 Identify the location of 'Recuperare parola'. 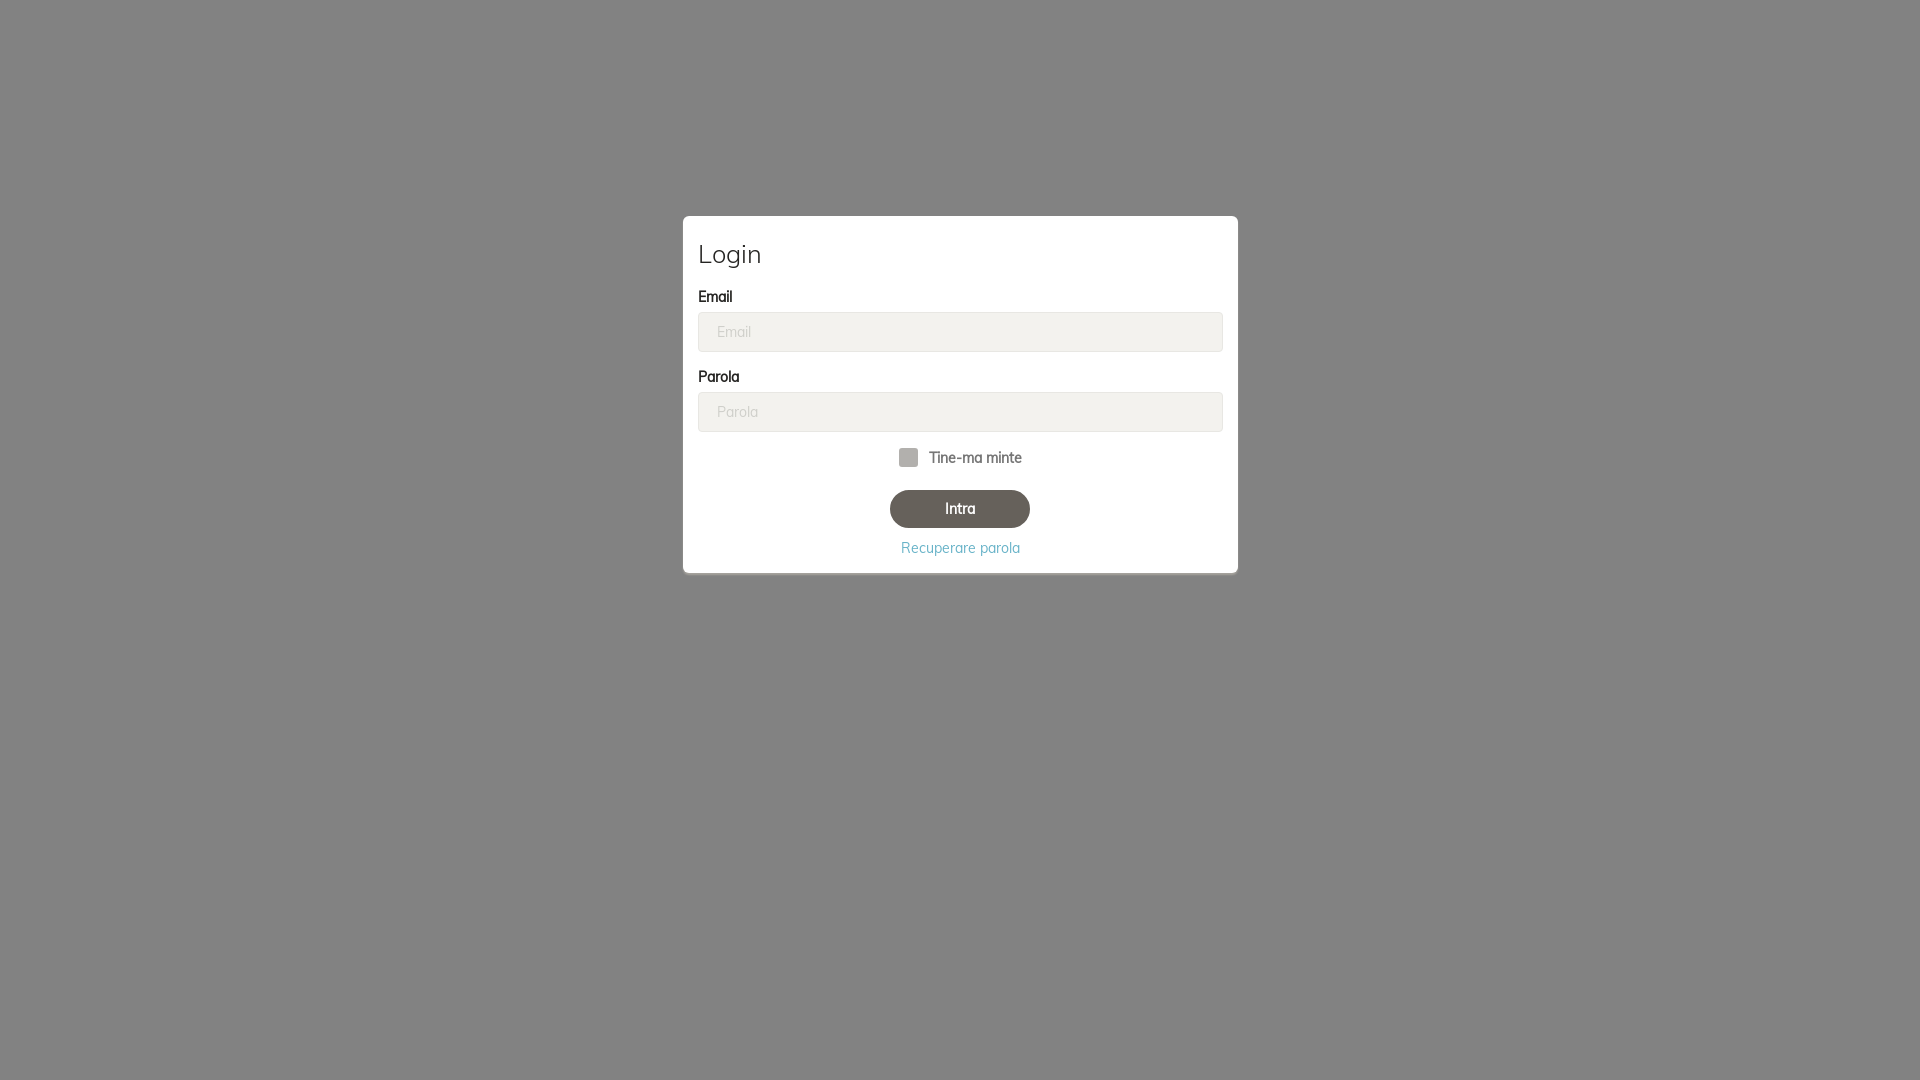
(958, 547).